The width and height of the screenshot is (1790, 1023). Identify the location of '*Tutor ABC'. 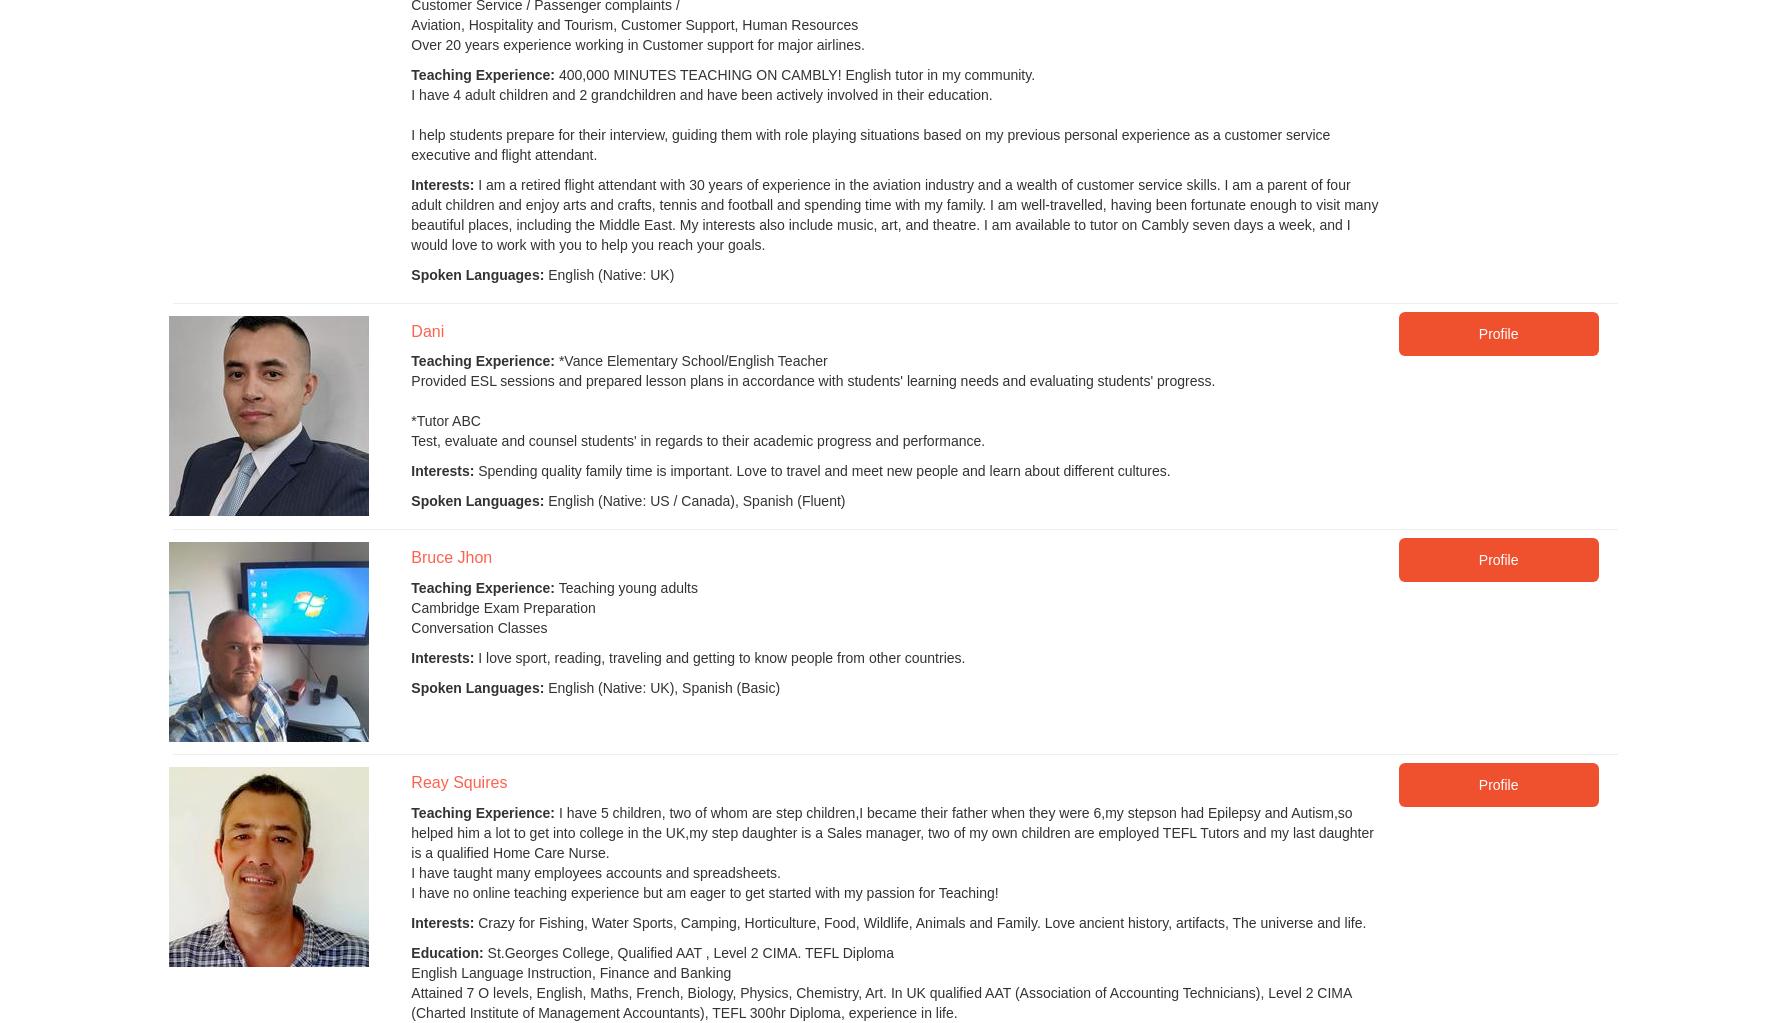
(445, 420).